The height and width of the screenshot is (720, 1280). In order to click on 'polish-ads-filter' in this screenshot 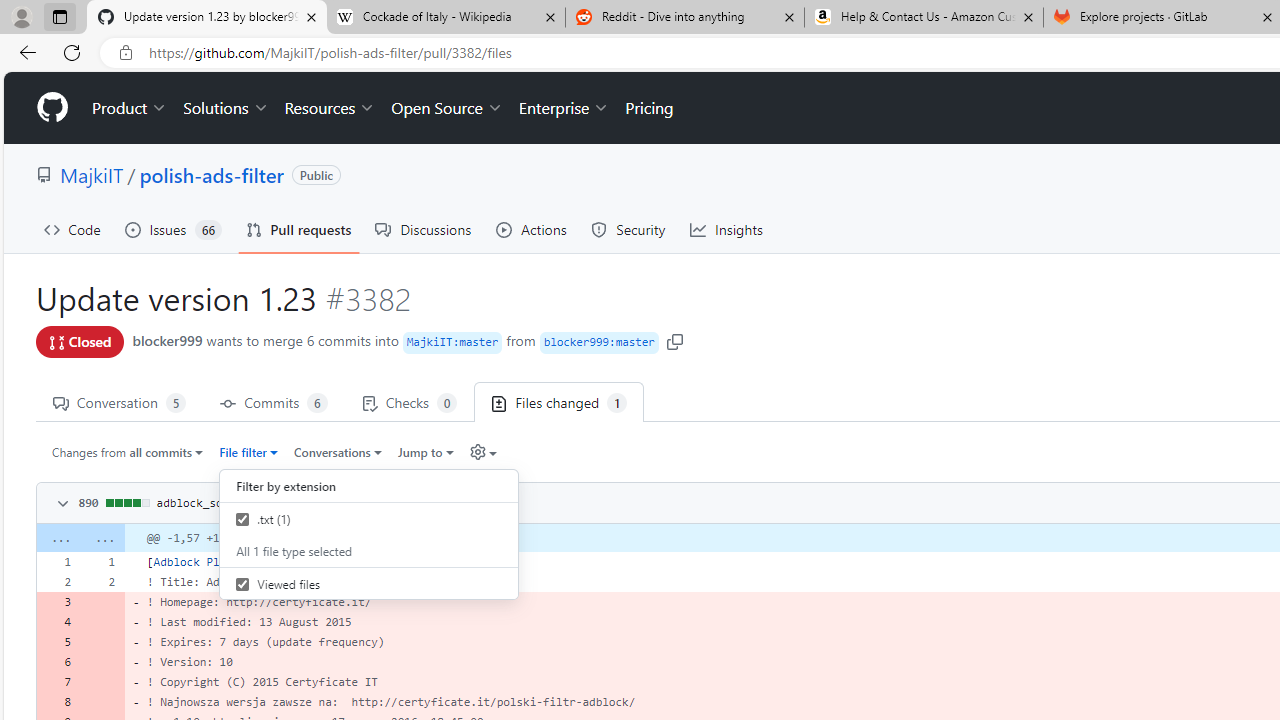, I will do `click(211, 173)`.